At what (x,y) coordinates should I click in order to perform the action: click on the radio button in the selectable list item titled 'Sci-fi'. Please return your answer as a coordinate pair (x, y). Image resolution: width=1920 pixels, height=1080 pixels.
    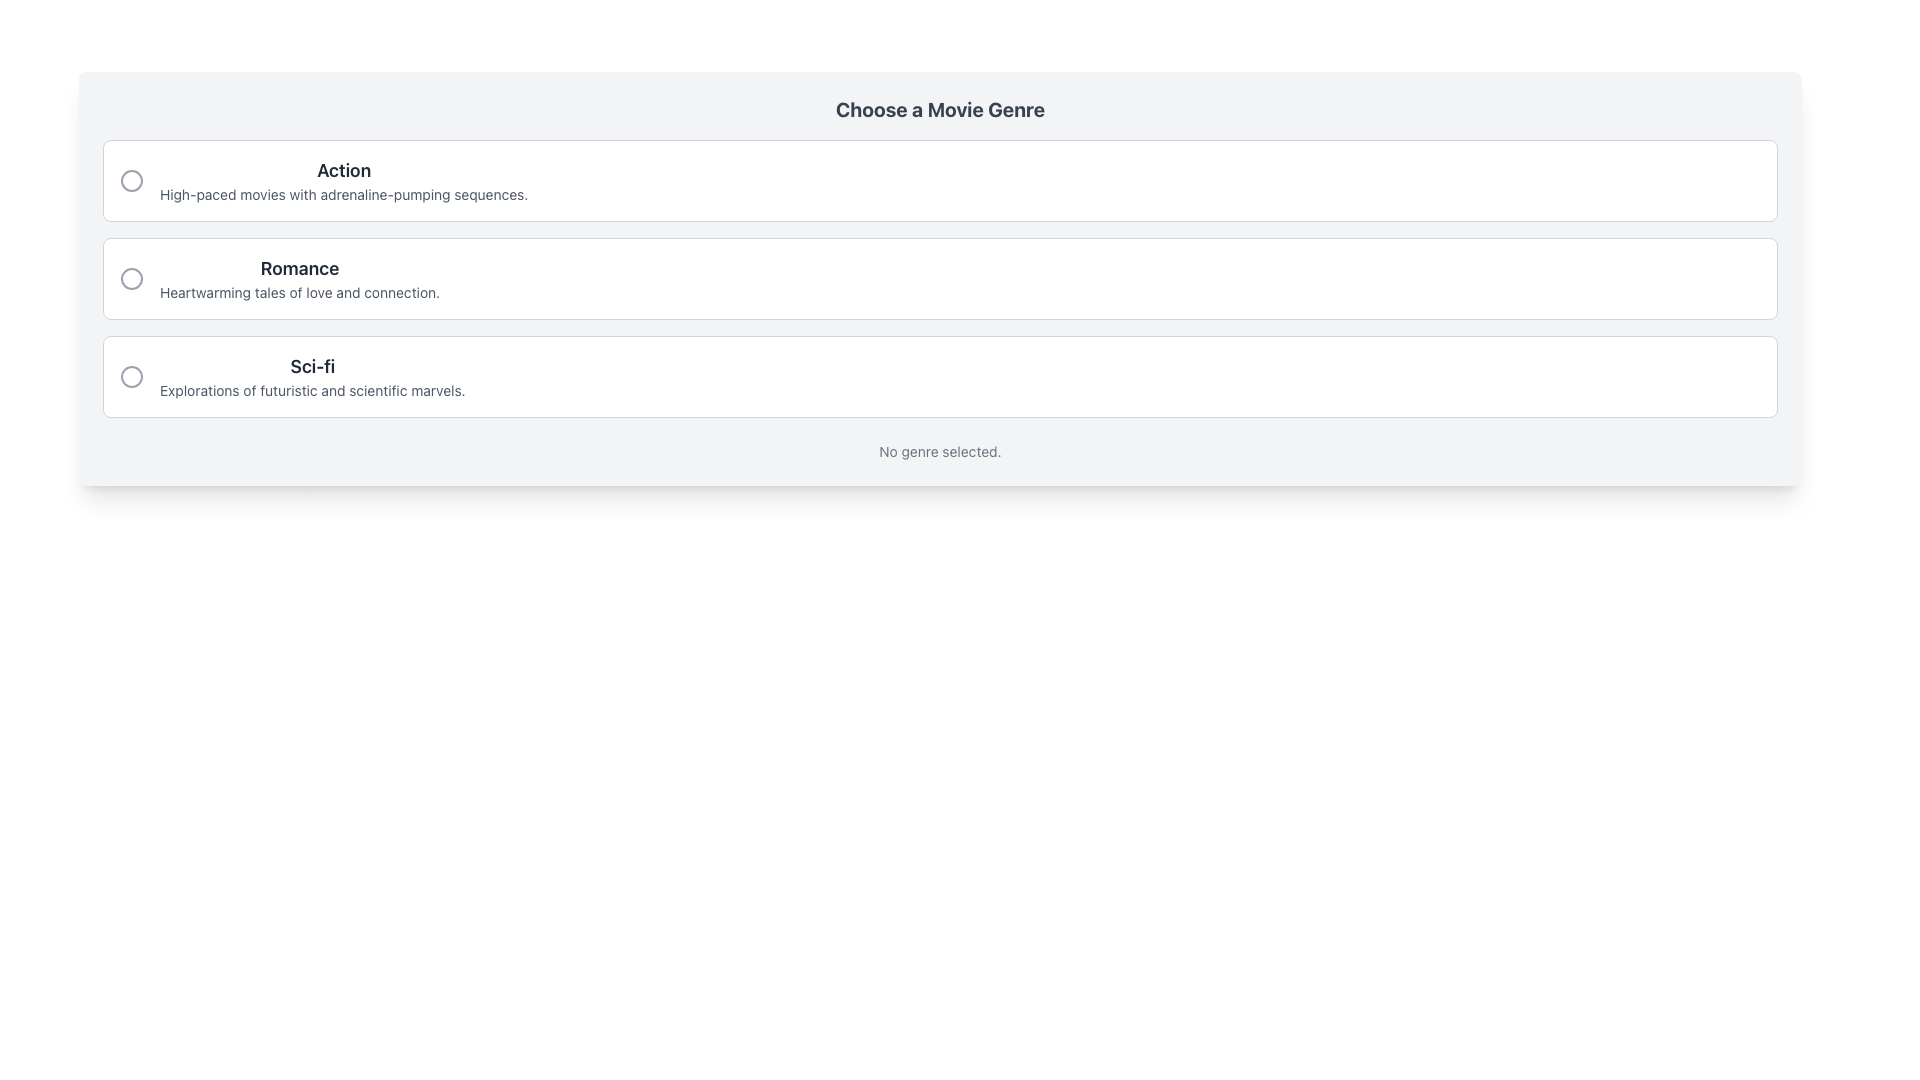
    Looking at the image, I should click on (939, 377).